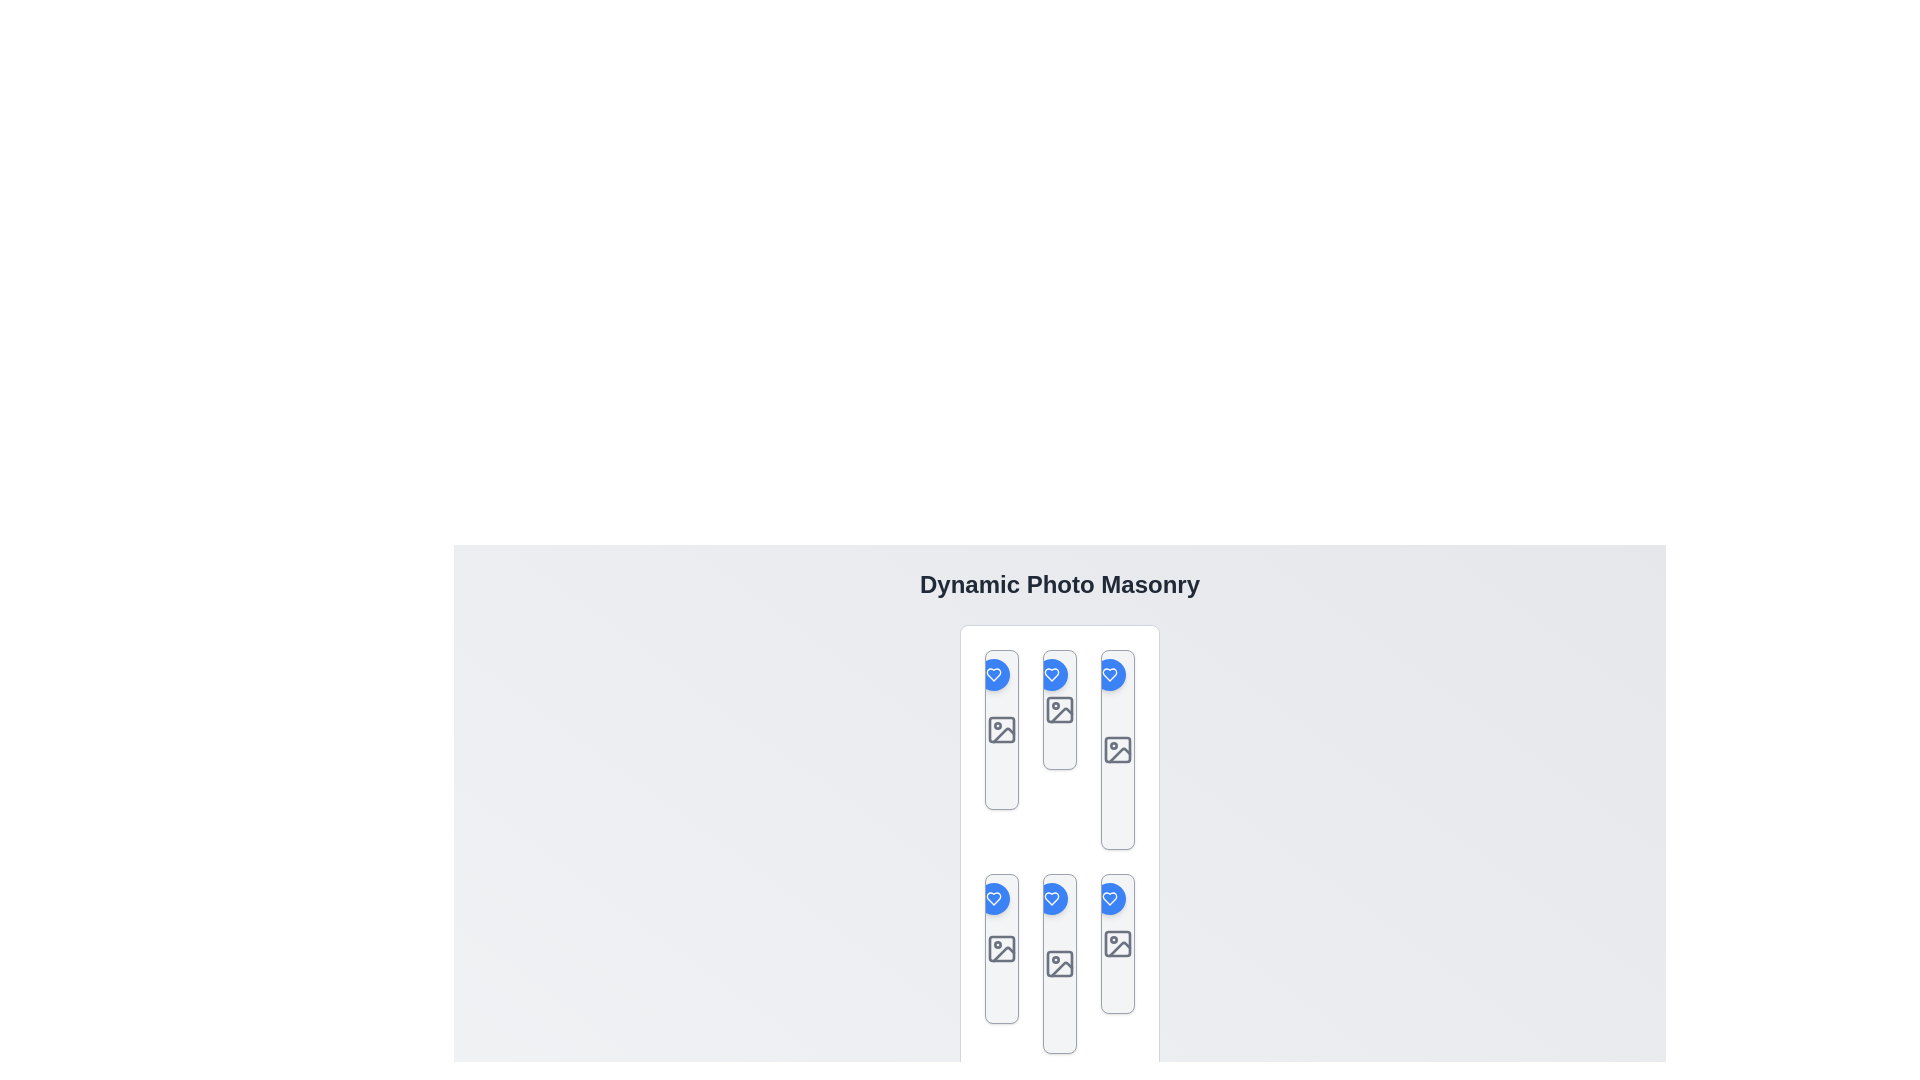  What do you see at coordinates (1059, 708) in the screenshot?
I see `the image icon placeholder with rounded corners located in the middle column, second position from the top` at bounding box center [1059, 708].